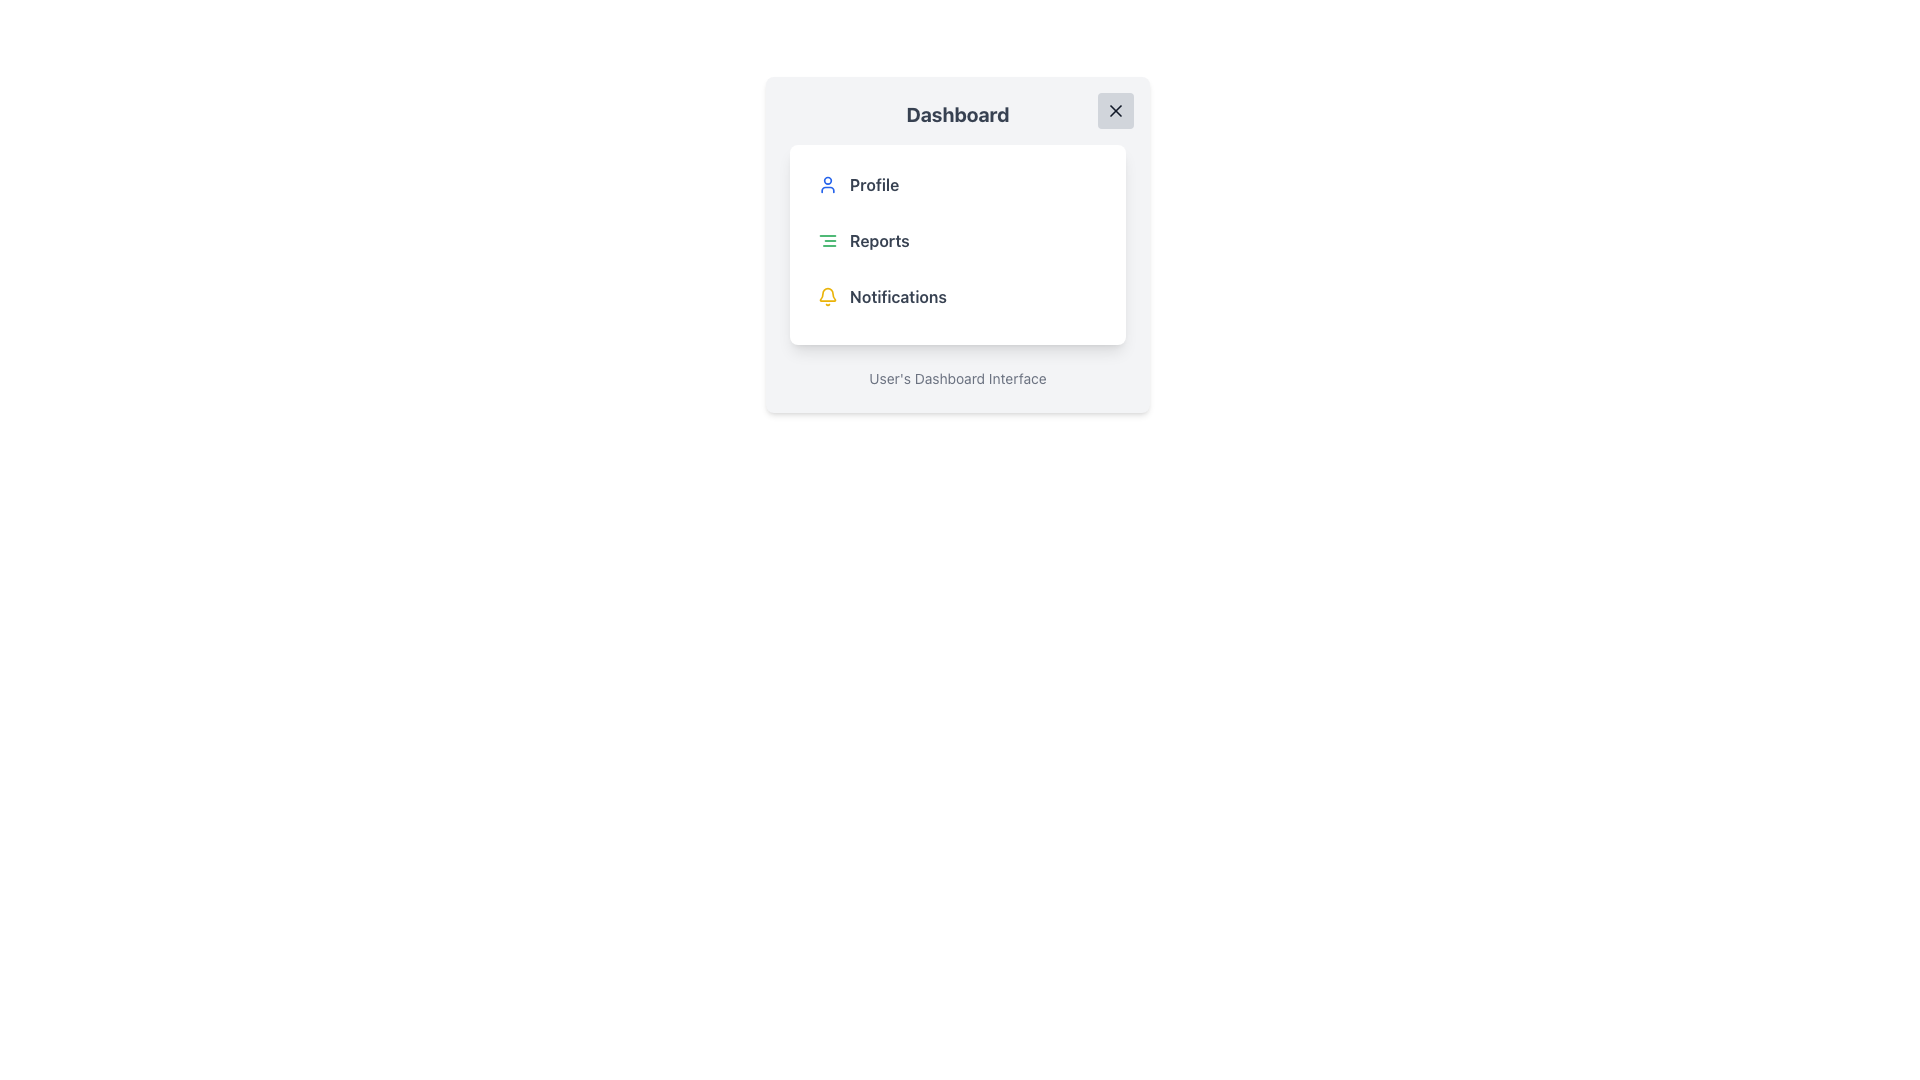 The width and height of the screenshot is (1920, 1080). Describe the element at coordinates (957, 297) in the screenshot. I see `the third List Item labeled 'Notifications' in the Dashboard section to change its background color` at that location.